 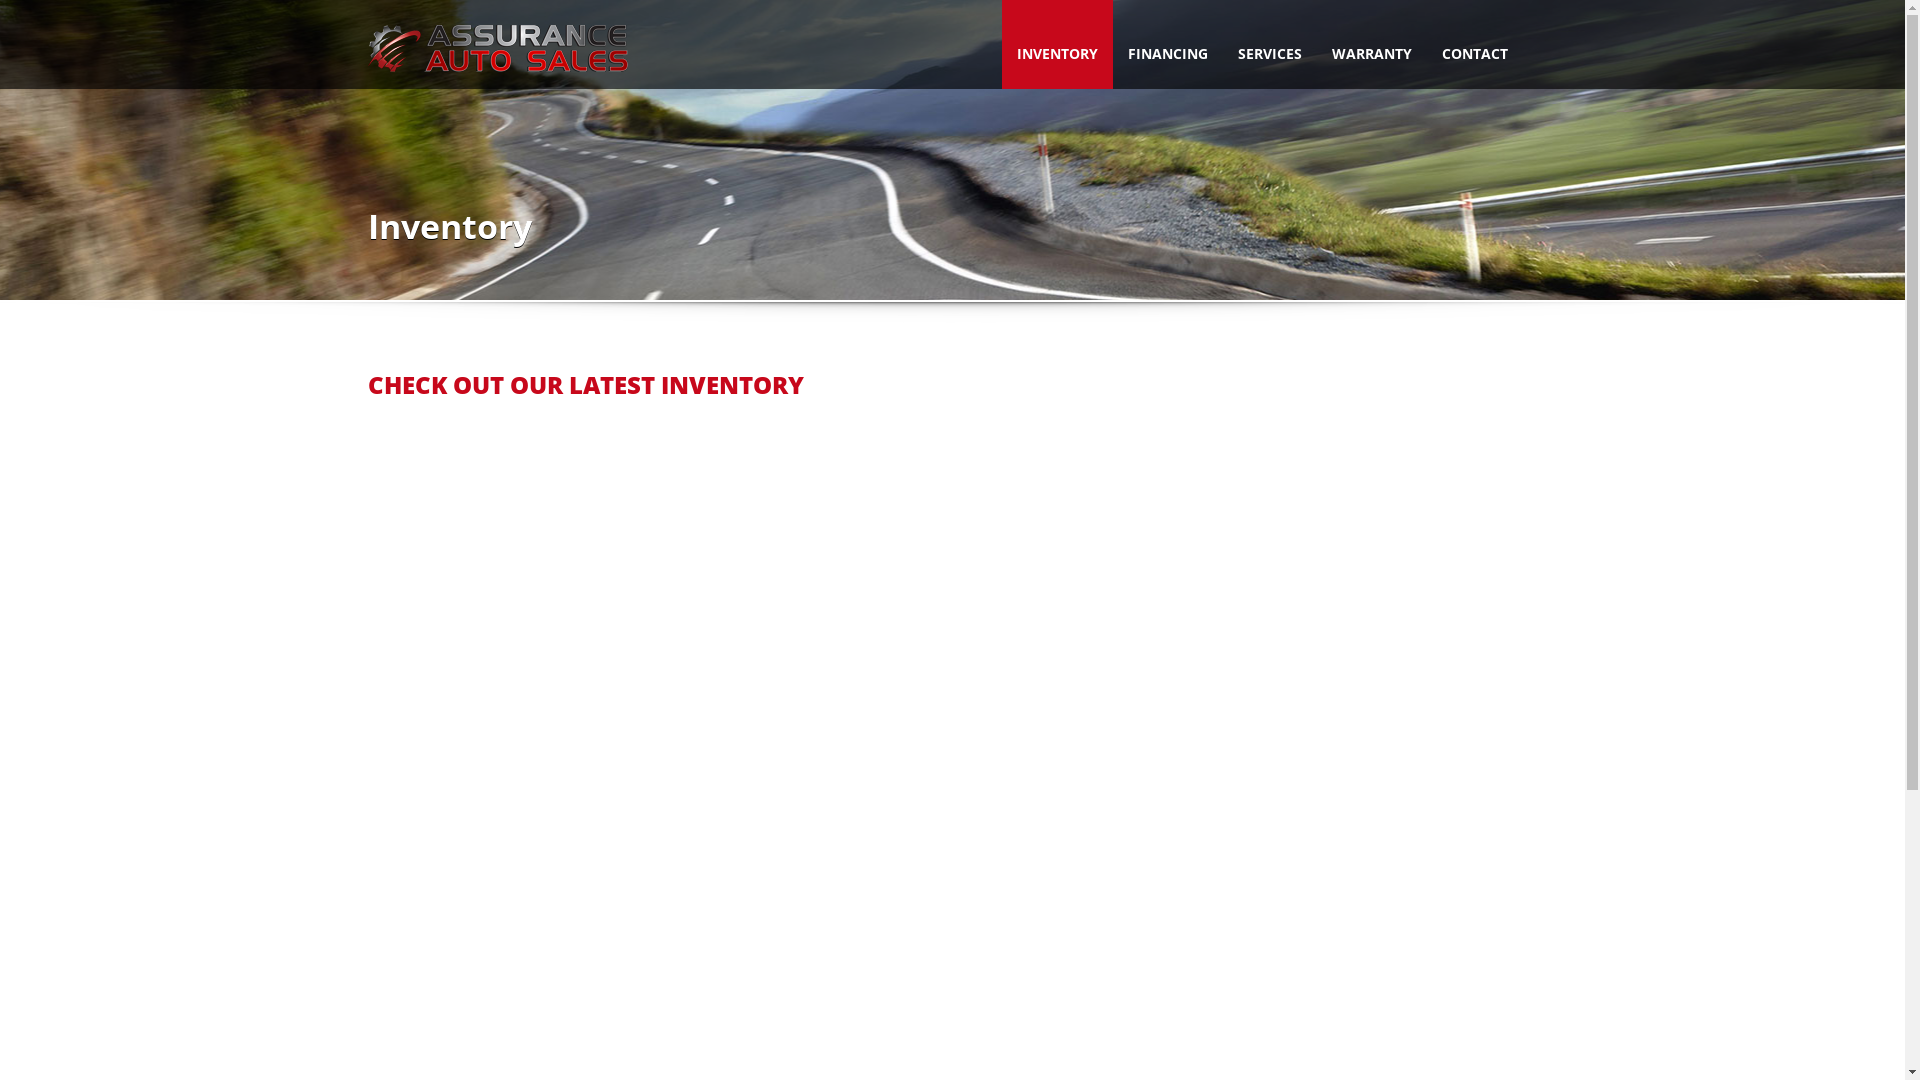 I want to click on 'INVENTORY', so click(x=1056, y=44).